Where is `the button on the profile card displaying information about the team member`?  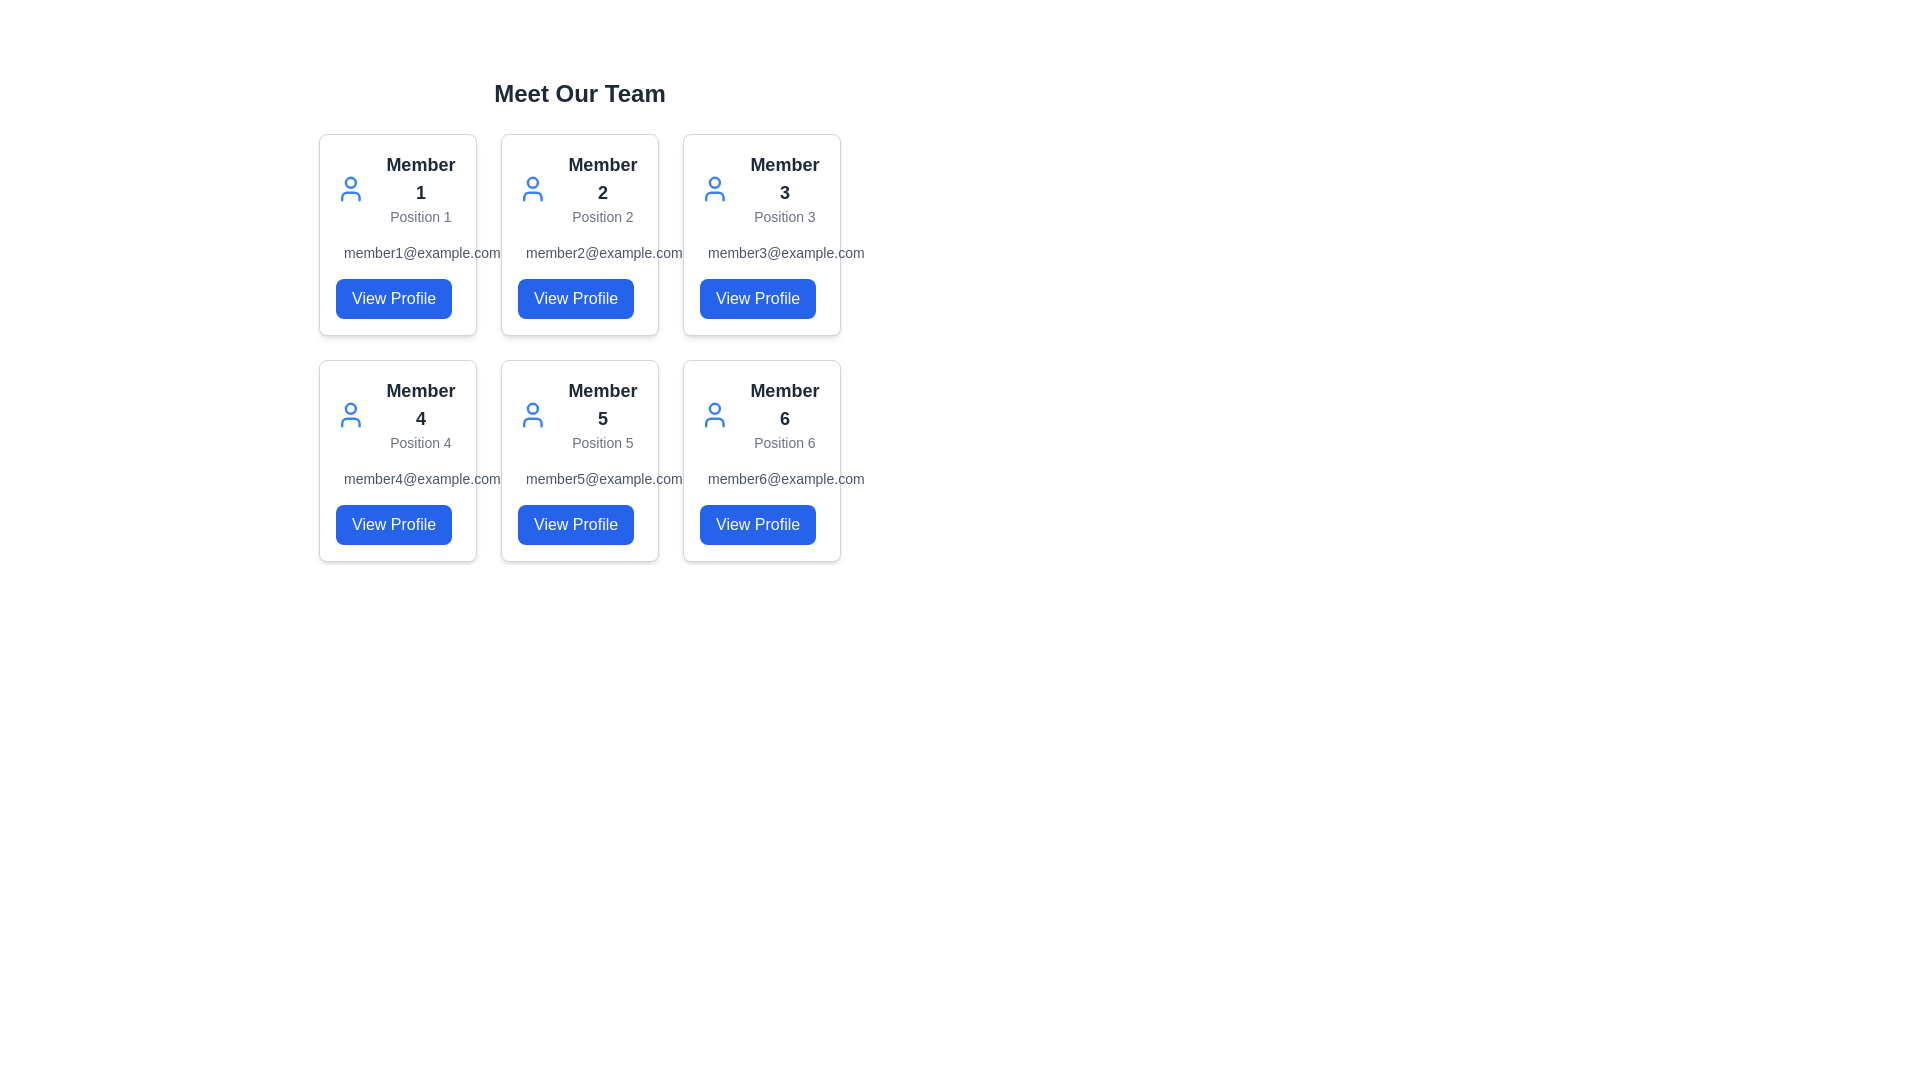
the button on the profile card displaying information about the team member is located at coordinates (398, 461).